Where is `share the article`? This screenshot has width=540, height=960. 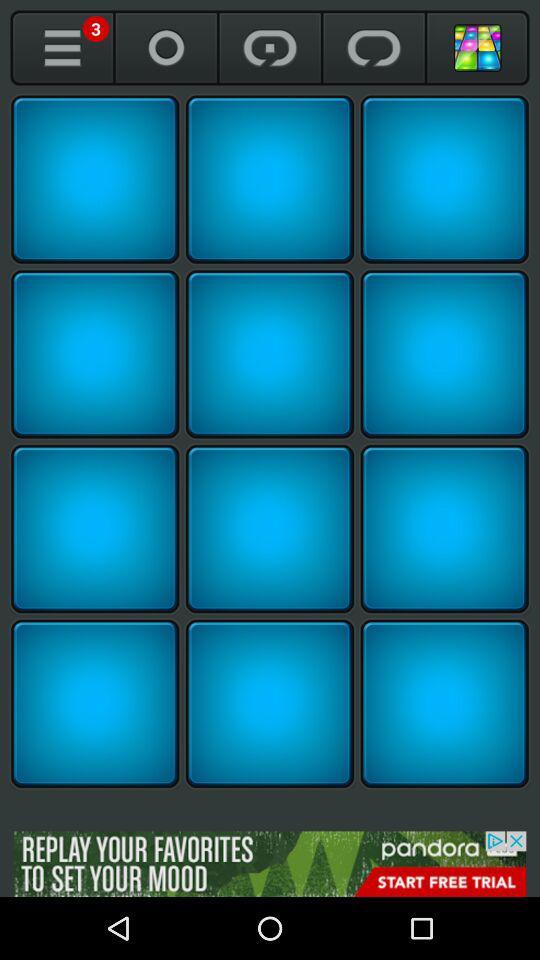 share the article is located at coordinates (270, 354).